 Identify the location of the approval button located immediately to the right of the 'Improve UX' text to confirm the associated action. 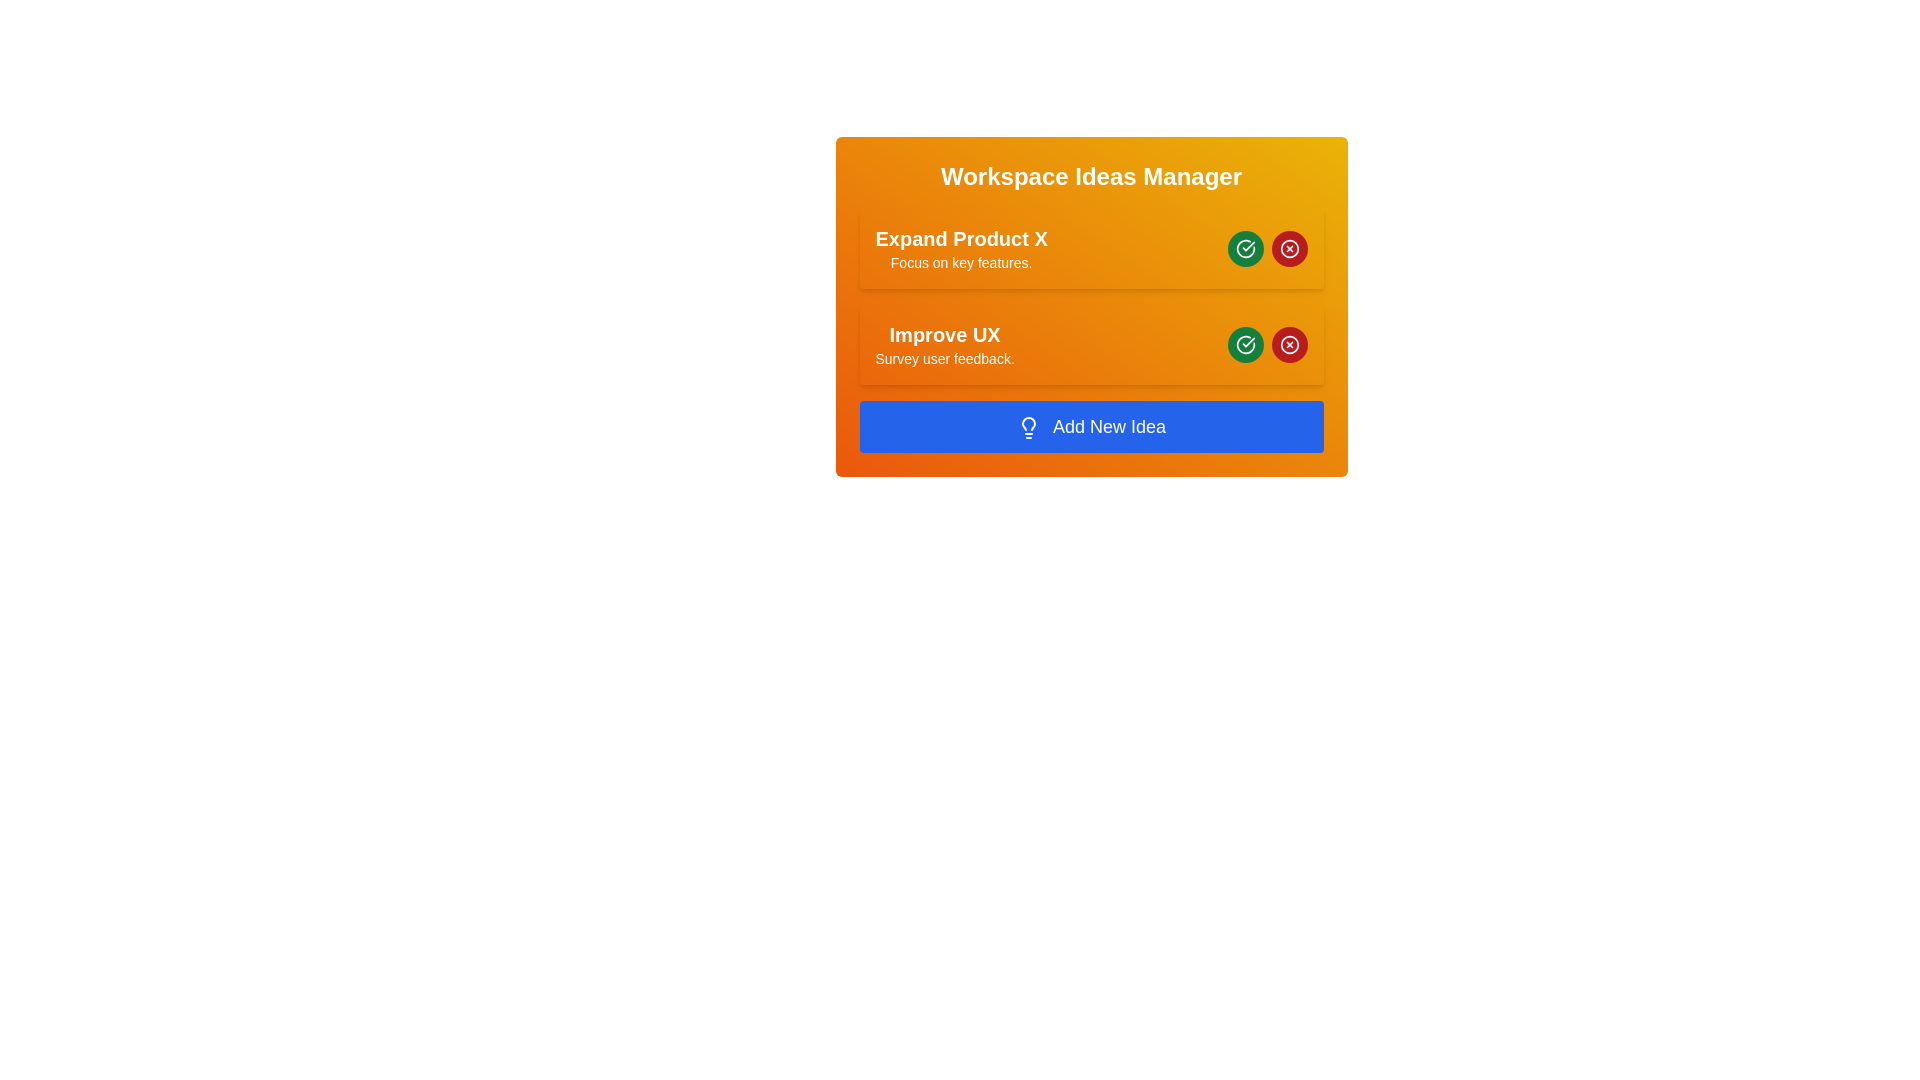
(1244, 248).